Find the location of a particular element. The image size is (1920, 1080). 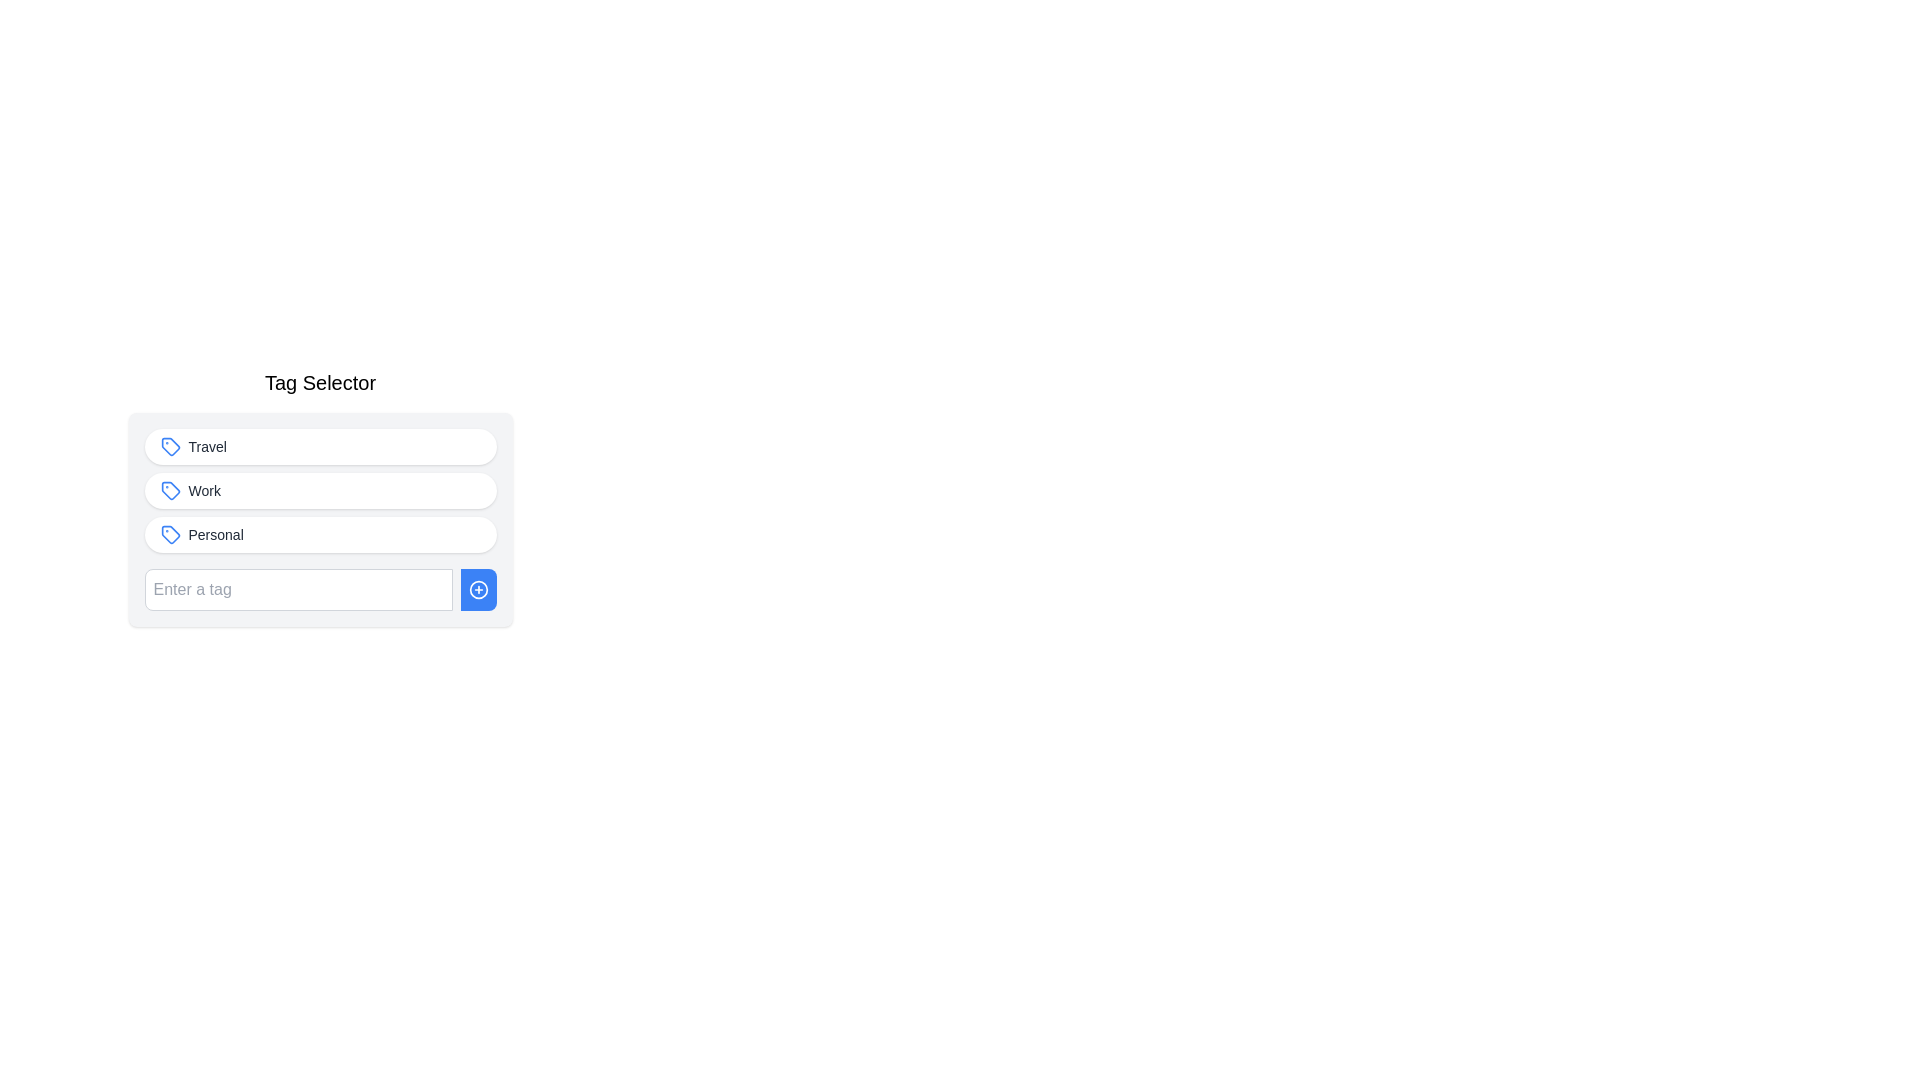

the tag icon with a blue border and white interior located in the third entry labeled 'Personal' in the list of items is located at coordinates (170, 534).